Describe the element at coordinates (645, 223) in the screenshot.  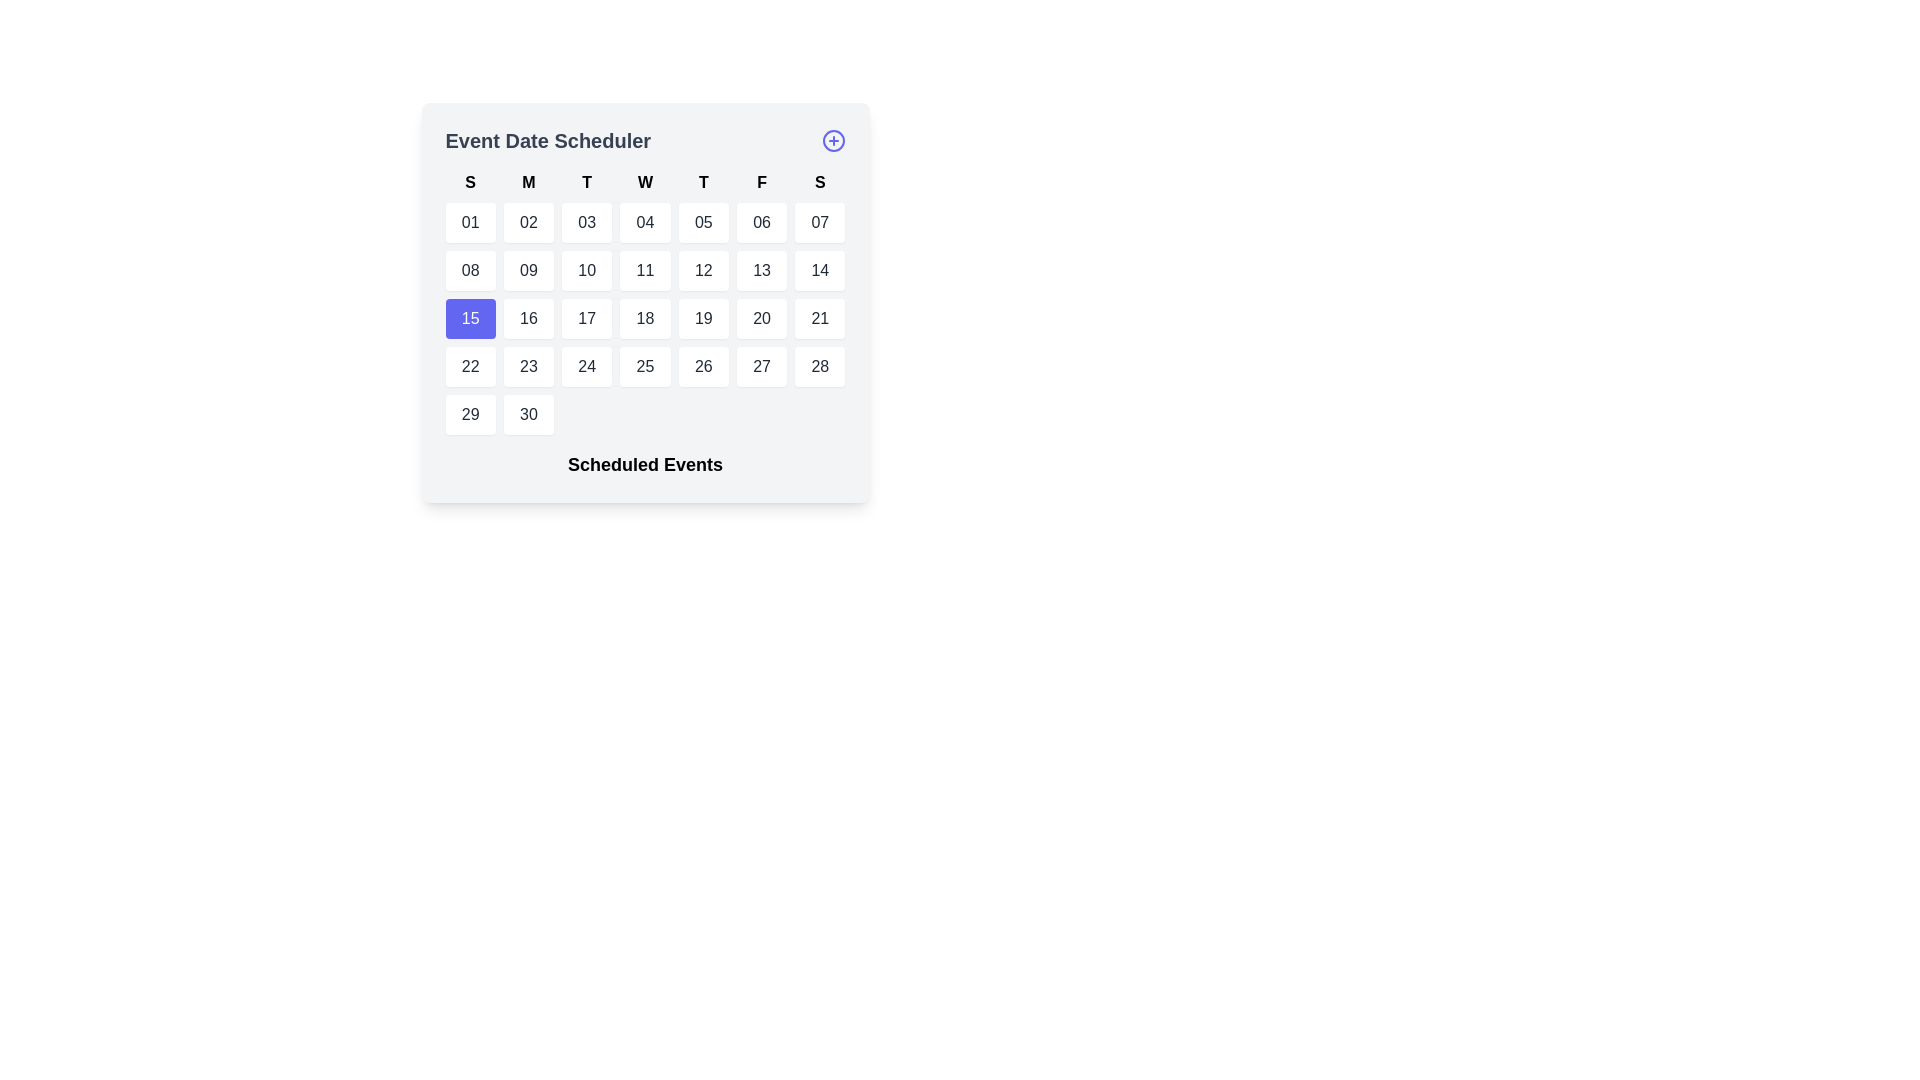
I see `the small rectangular button with rounded corners and the text '04'` at that location.